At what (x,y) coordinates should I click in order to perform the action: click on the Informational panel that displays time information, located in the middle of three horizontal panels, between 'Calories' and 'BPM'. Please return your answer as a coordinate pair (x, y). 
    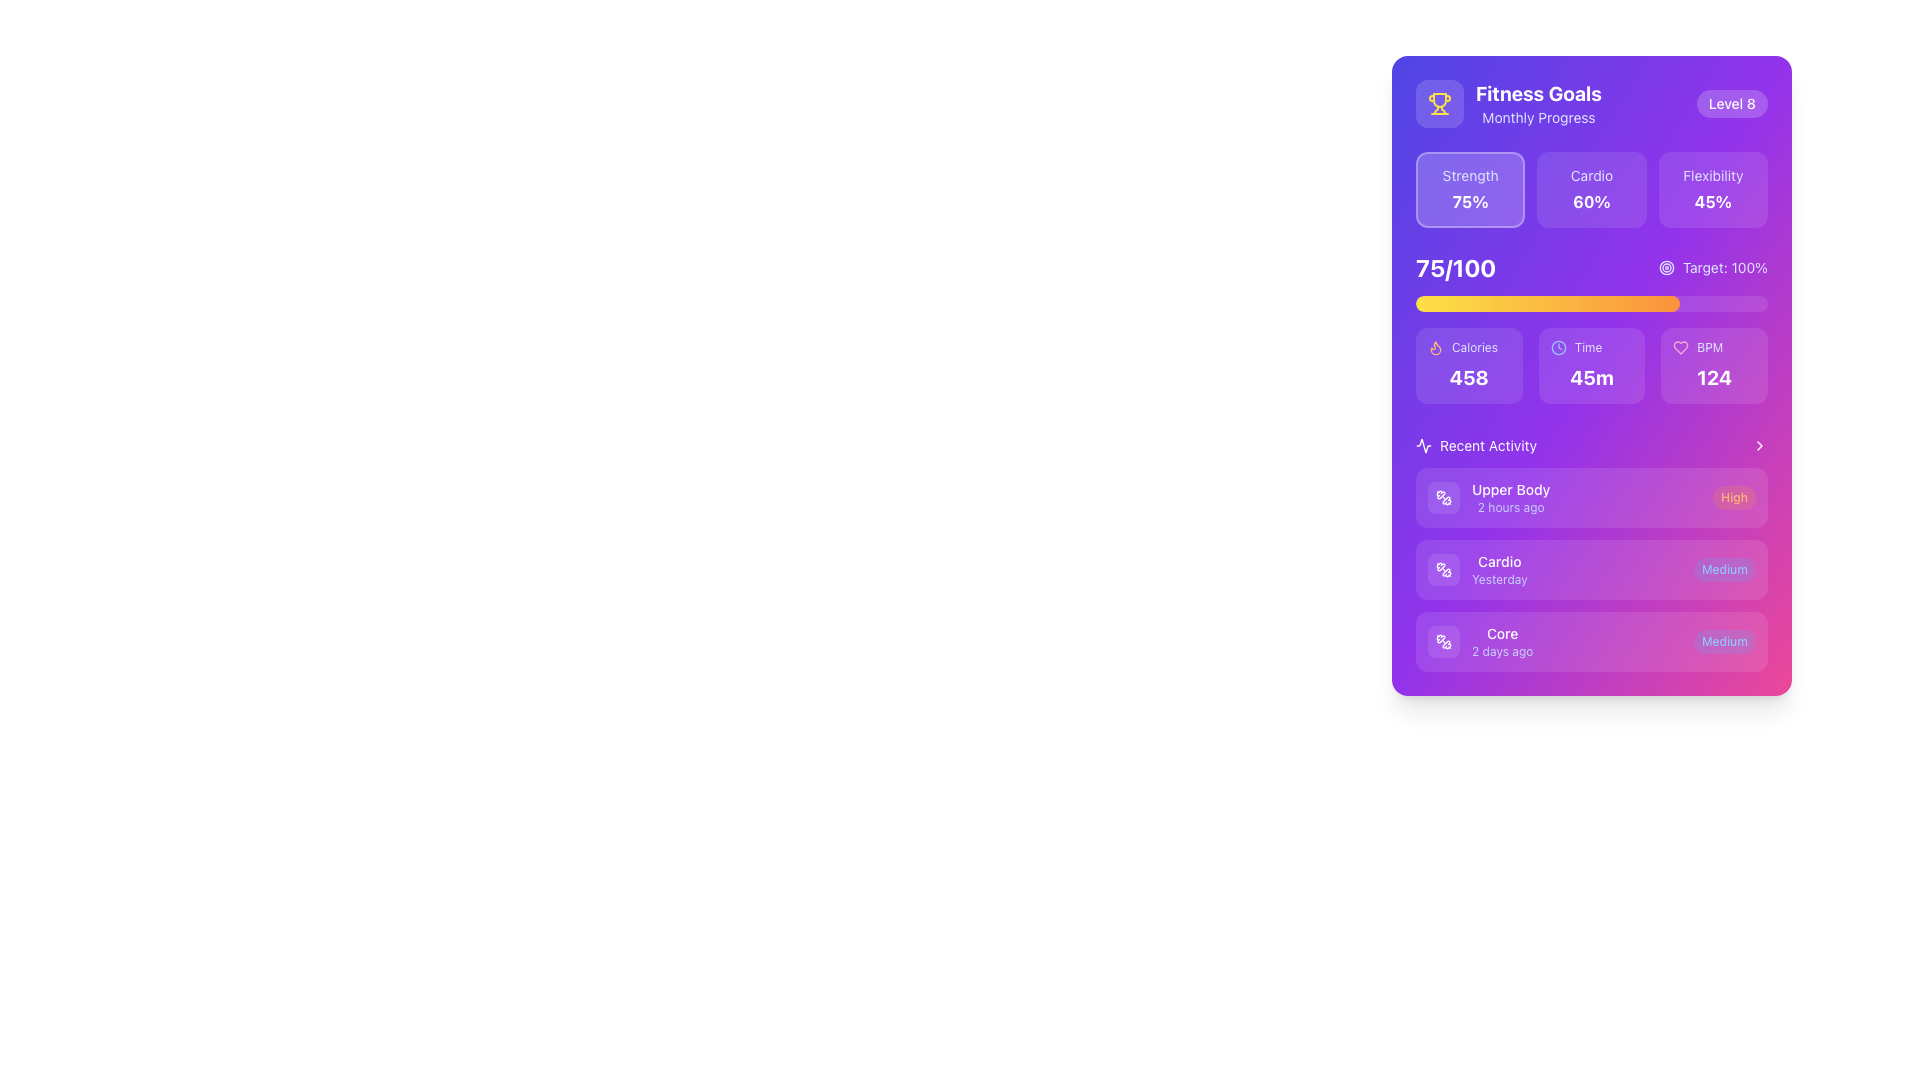
    Looking at the image, I should click on (1591, 366).